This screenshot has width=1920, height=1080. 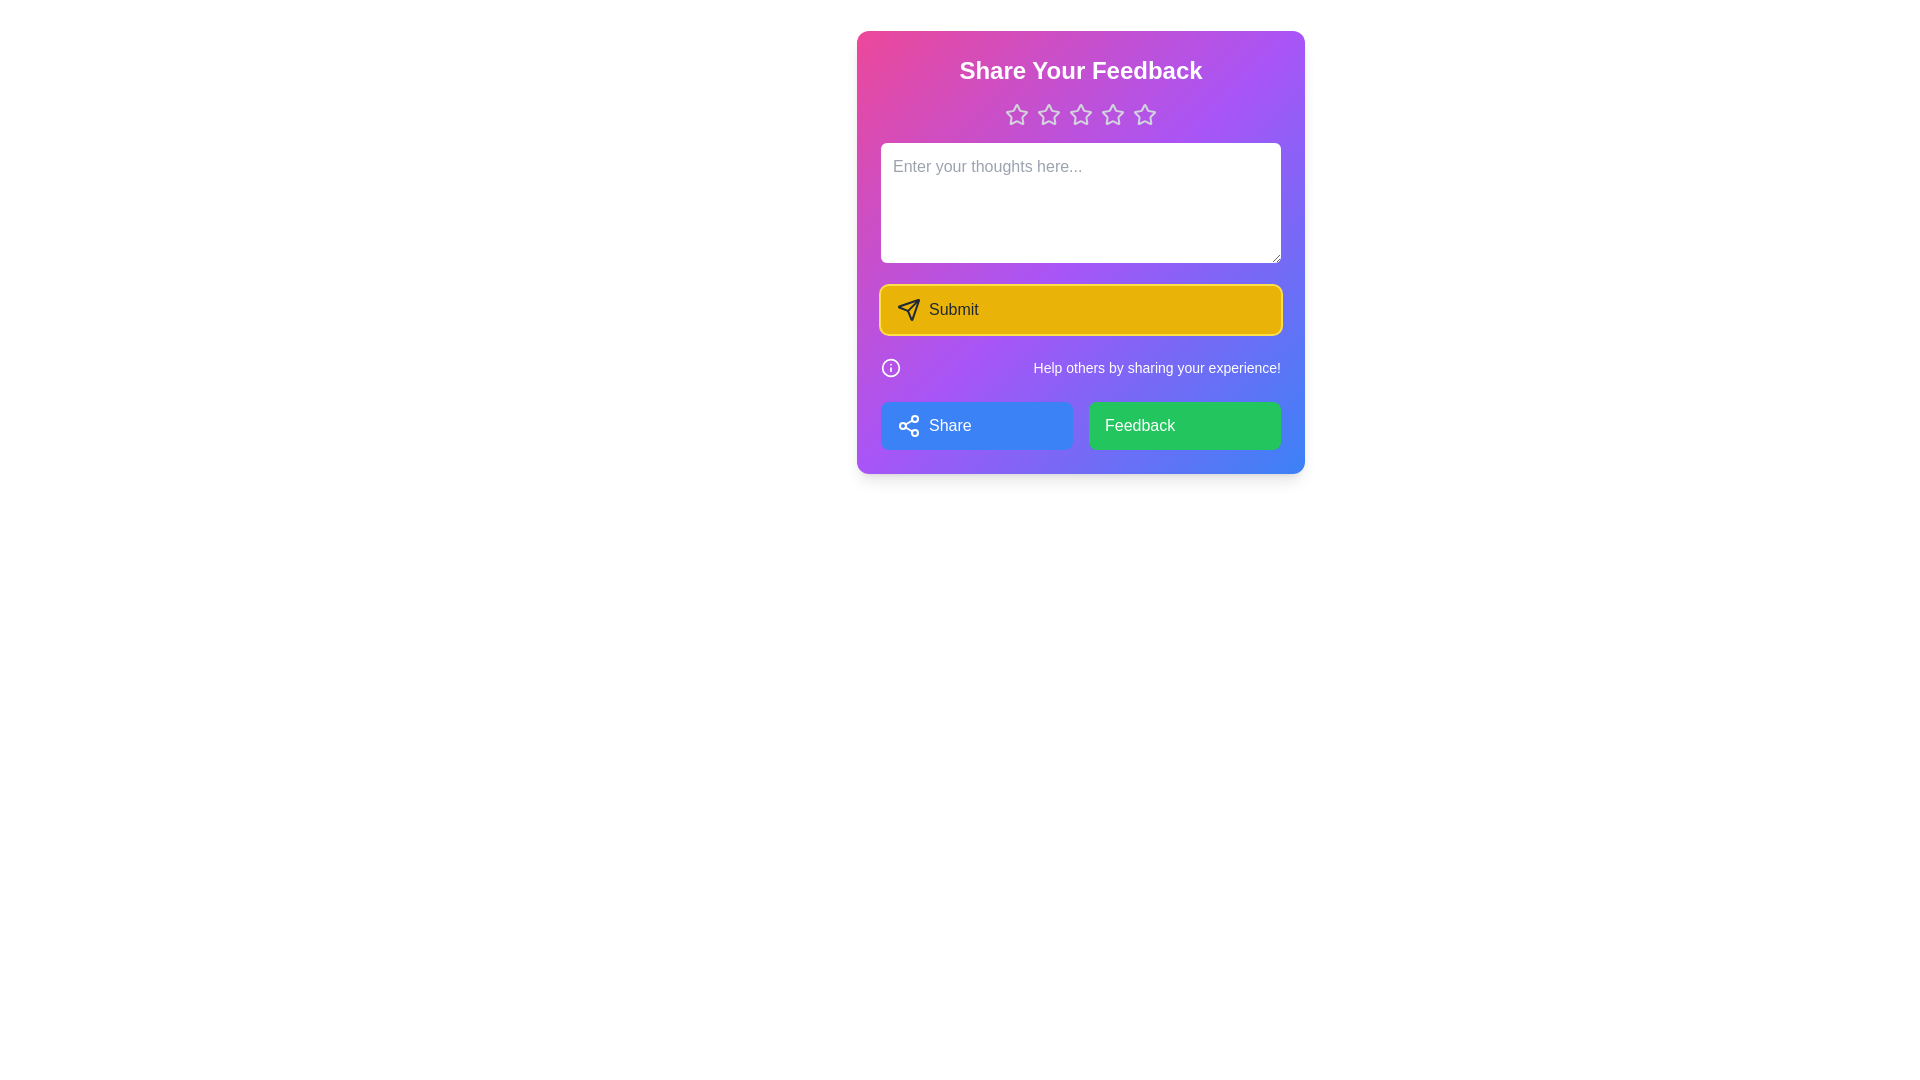 What do you see at coordinates (1145, 115) in the screenshot?
I see `the fifth star-shaped icon in the rating system` at bounding box center [1145, 115].